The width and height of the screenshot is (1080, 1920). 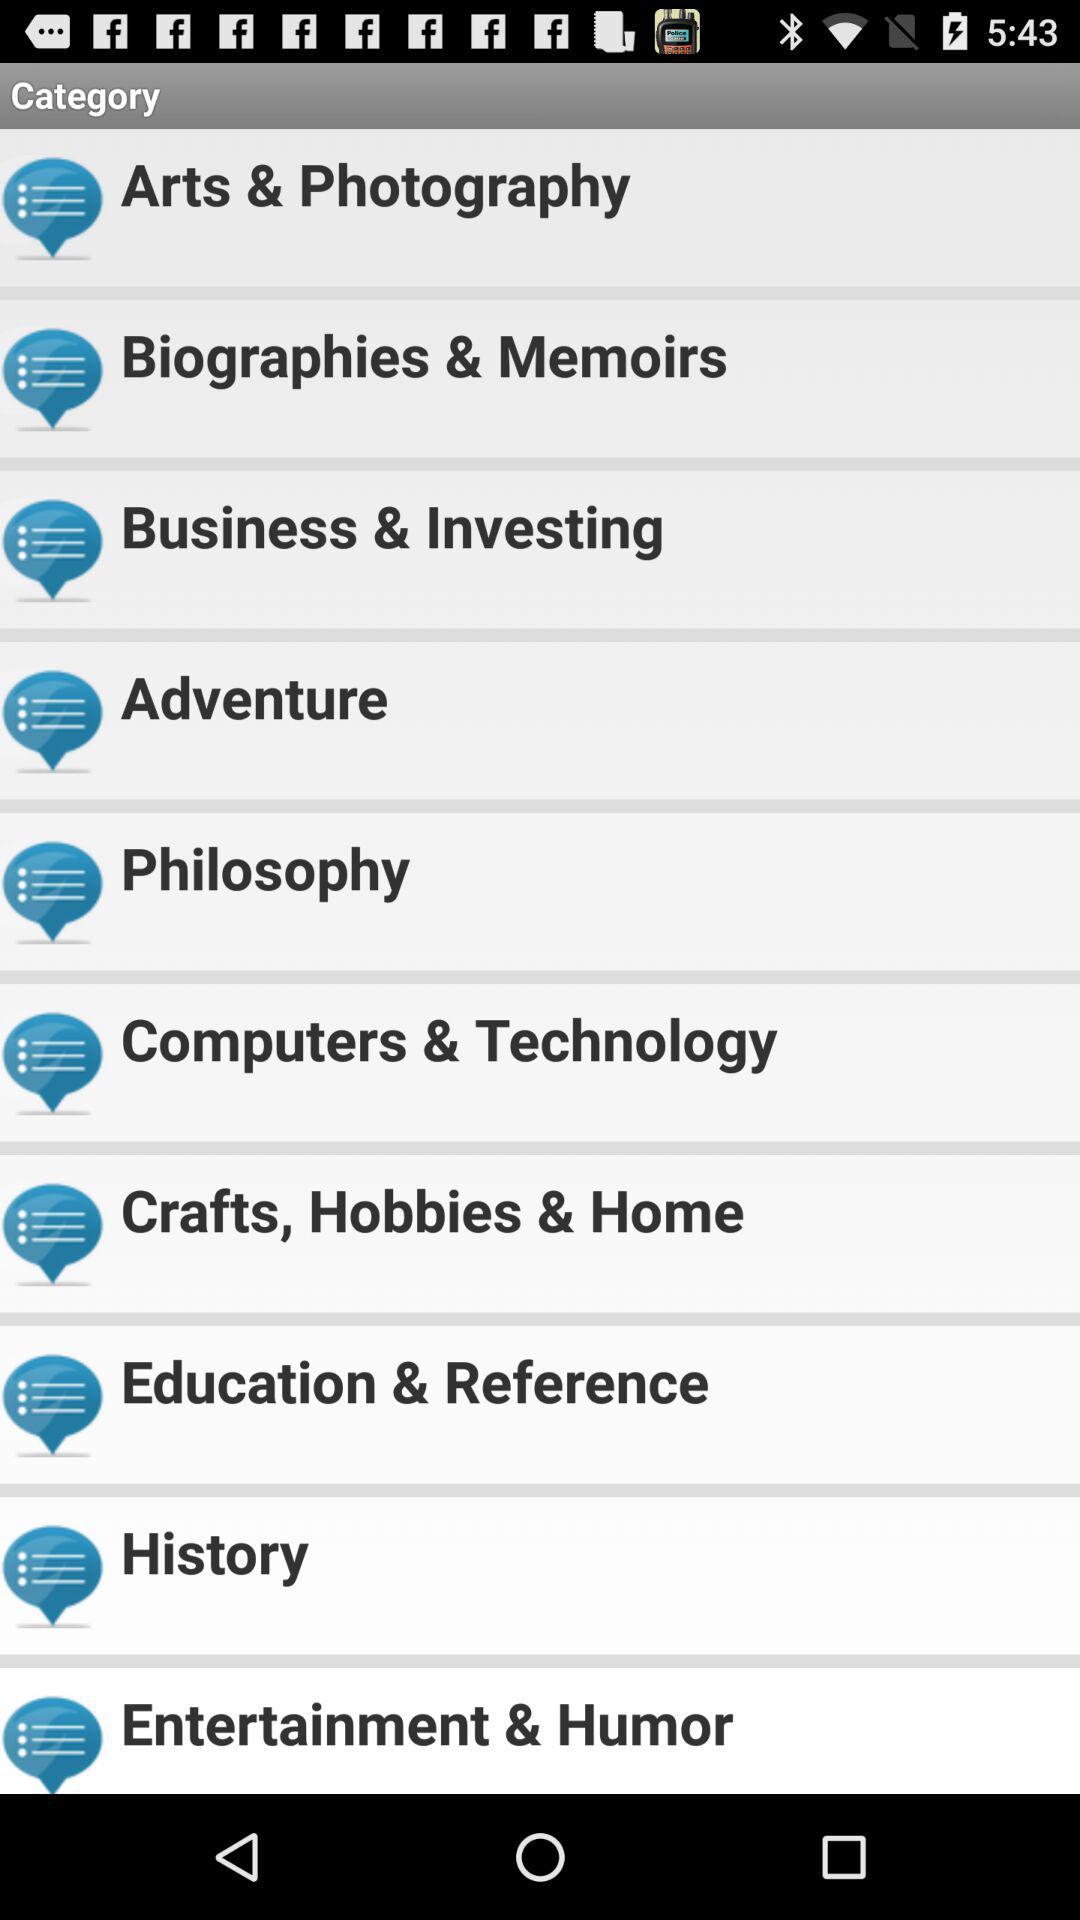 I want to click on the entertainment & humor app, so click(x=591, y=1713).